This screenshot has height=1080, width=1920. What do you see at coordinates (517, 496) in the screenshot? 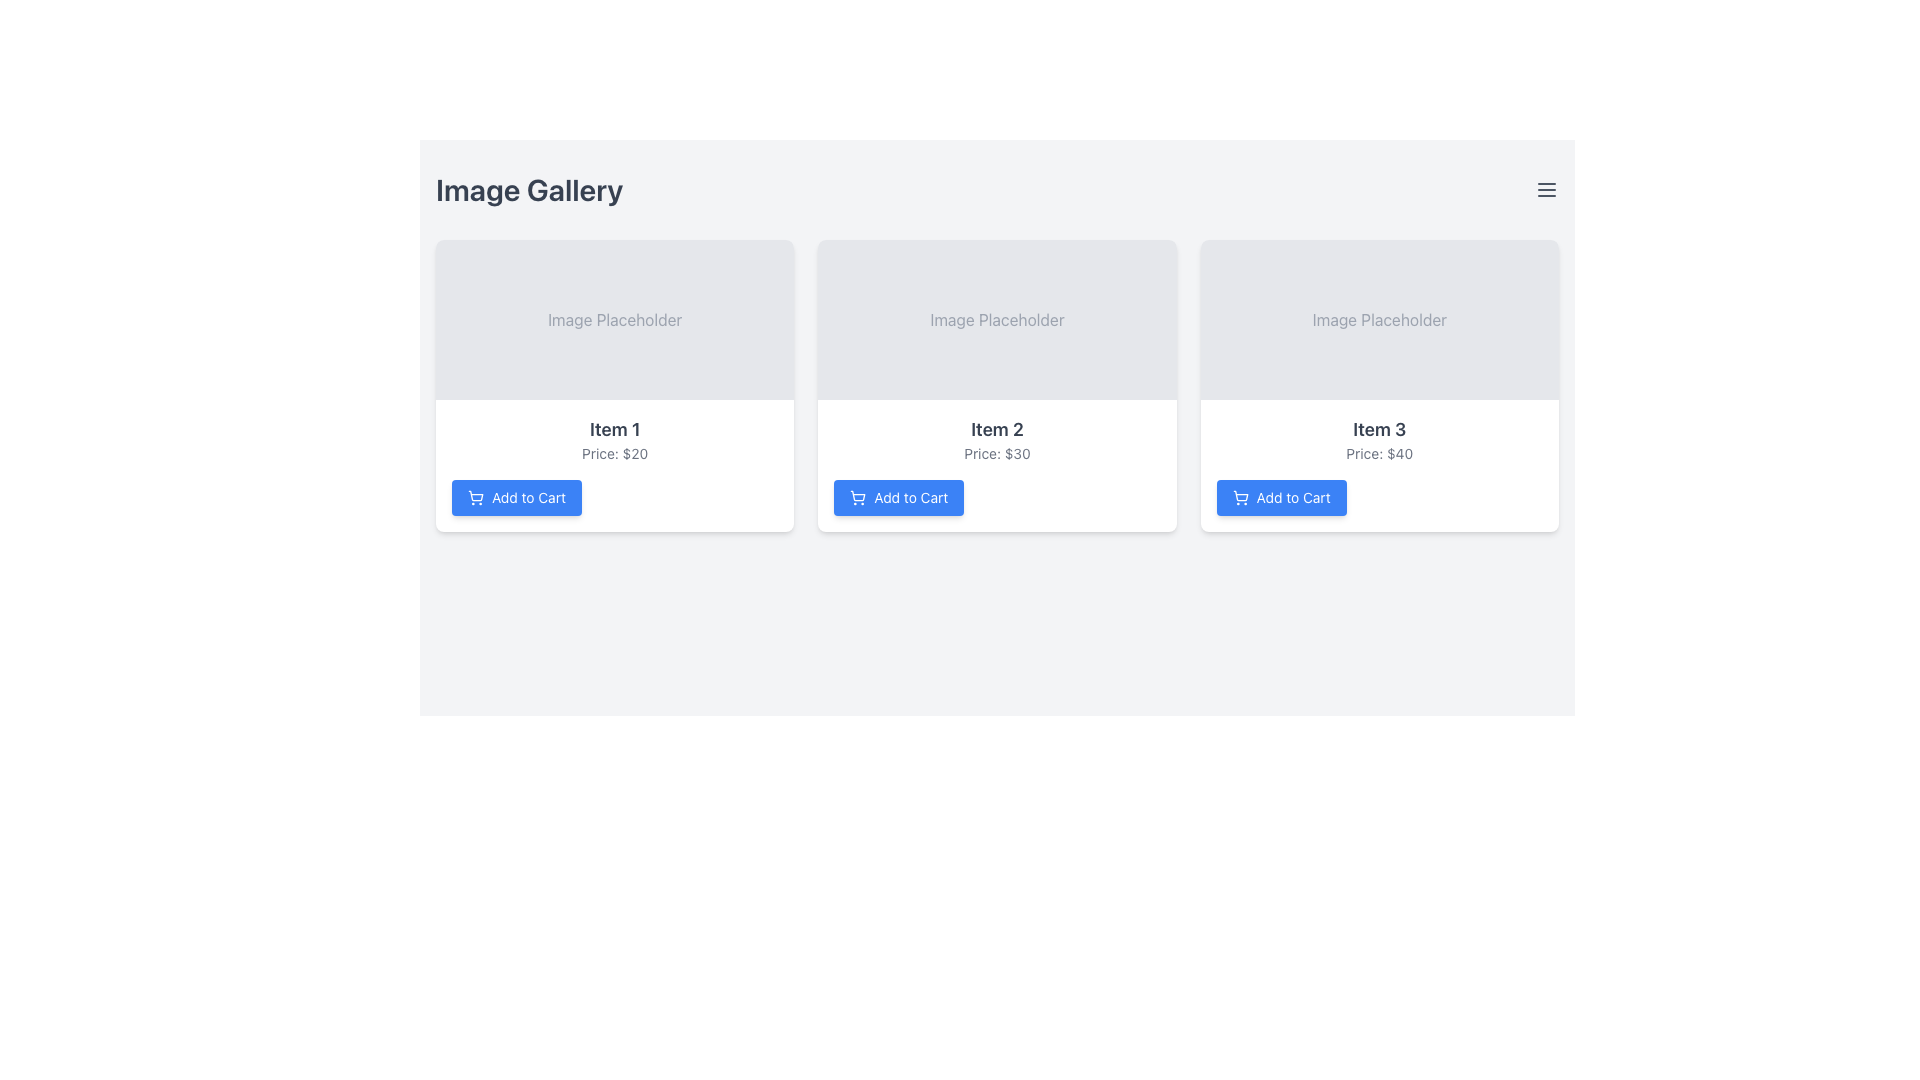
I see `the blue rectangular 'Add to Cart' button located centrally below the 'Price: $20' text in the 'Item 1' card` at bounding box center [517, 496].